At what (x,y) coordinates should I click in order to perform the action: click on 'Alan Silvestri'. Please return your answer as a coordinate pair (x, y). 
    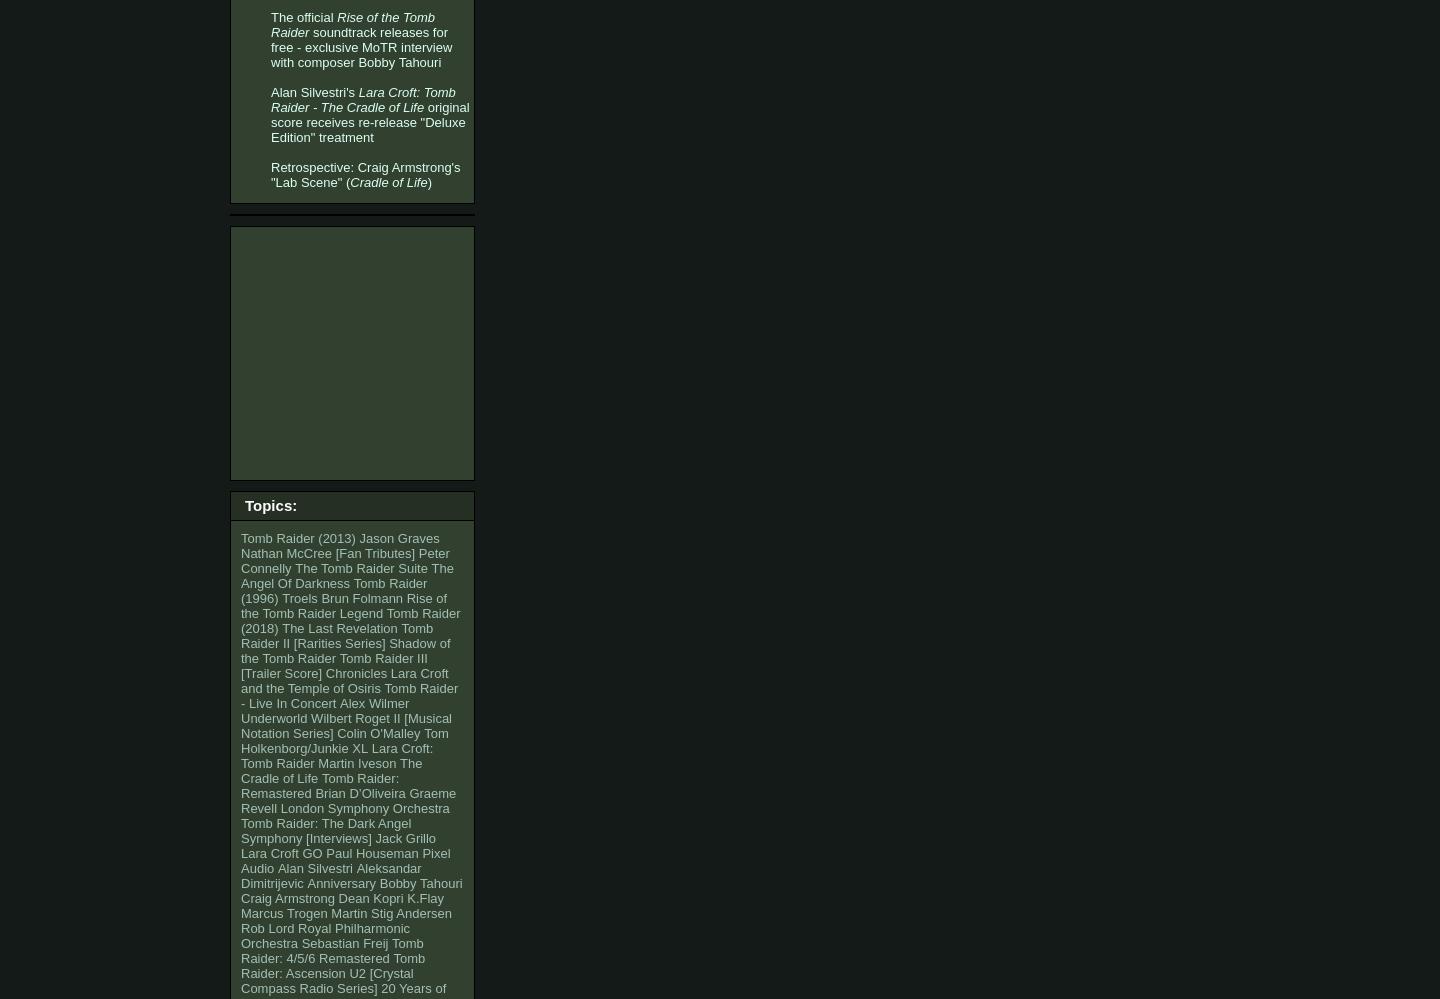
    Looking at the image, I should click on (315, 867).